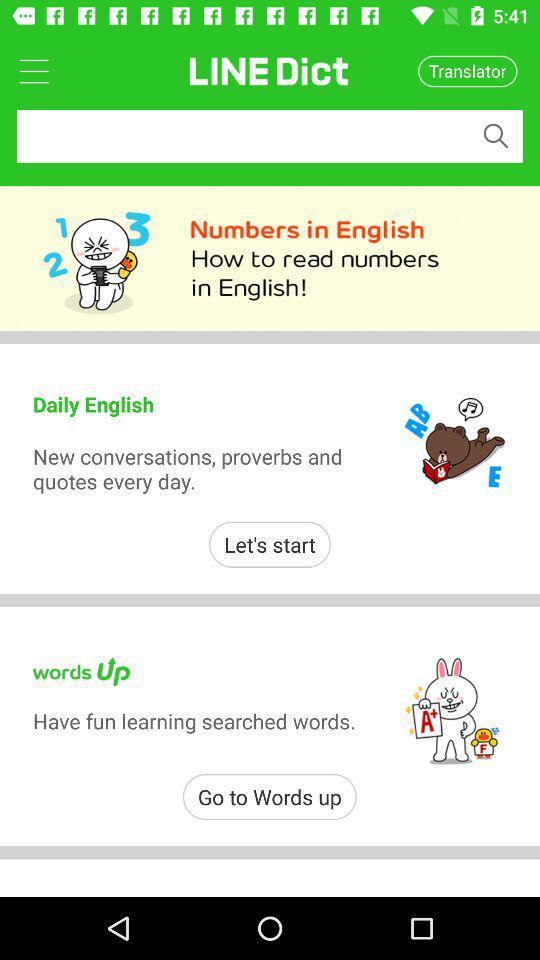 This screenshot has height=960, width=540. I want to click on let's start, so click(270, 544).